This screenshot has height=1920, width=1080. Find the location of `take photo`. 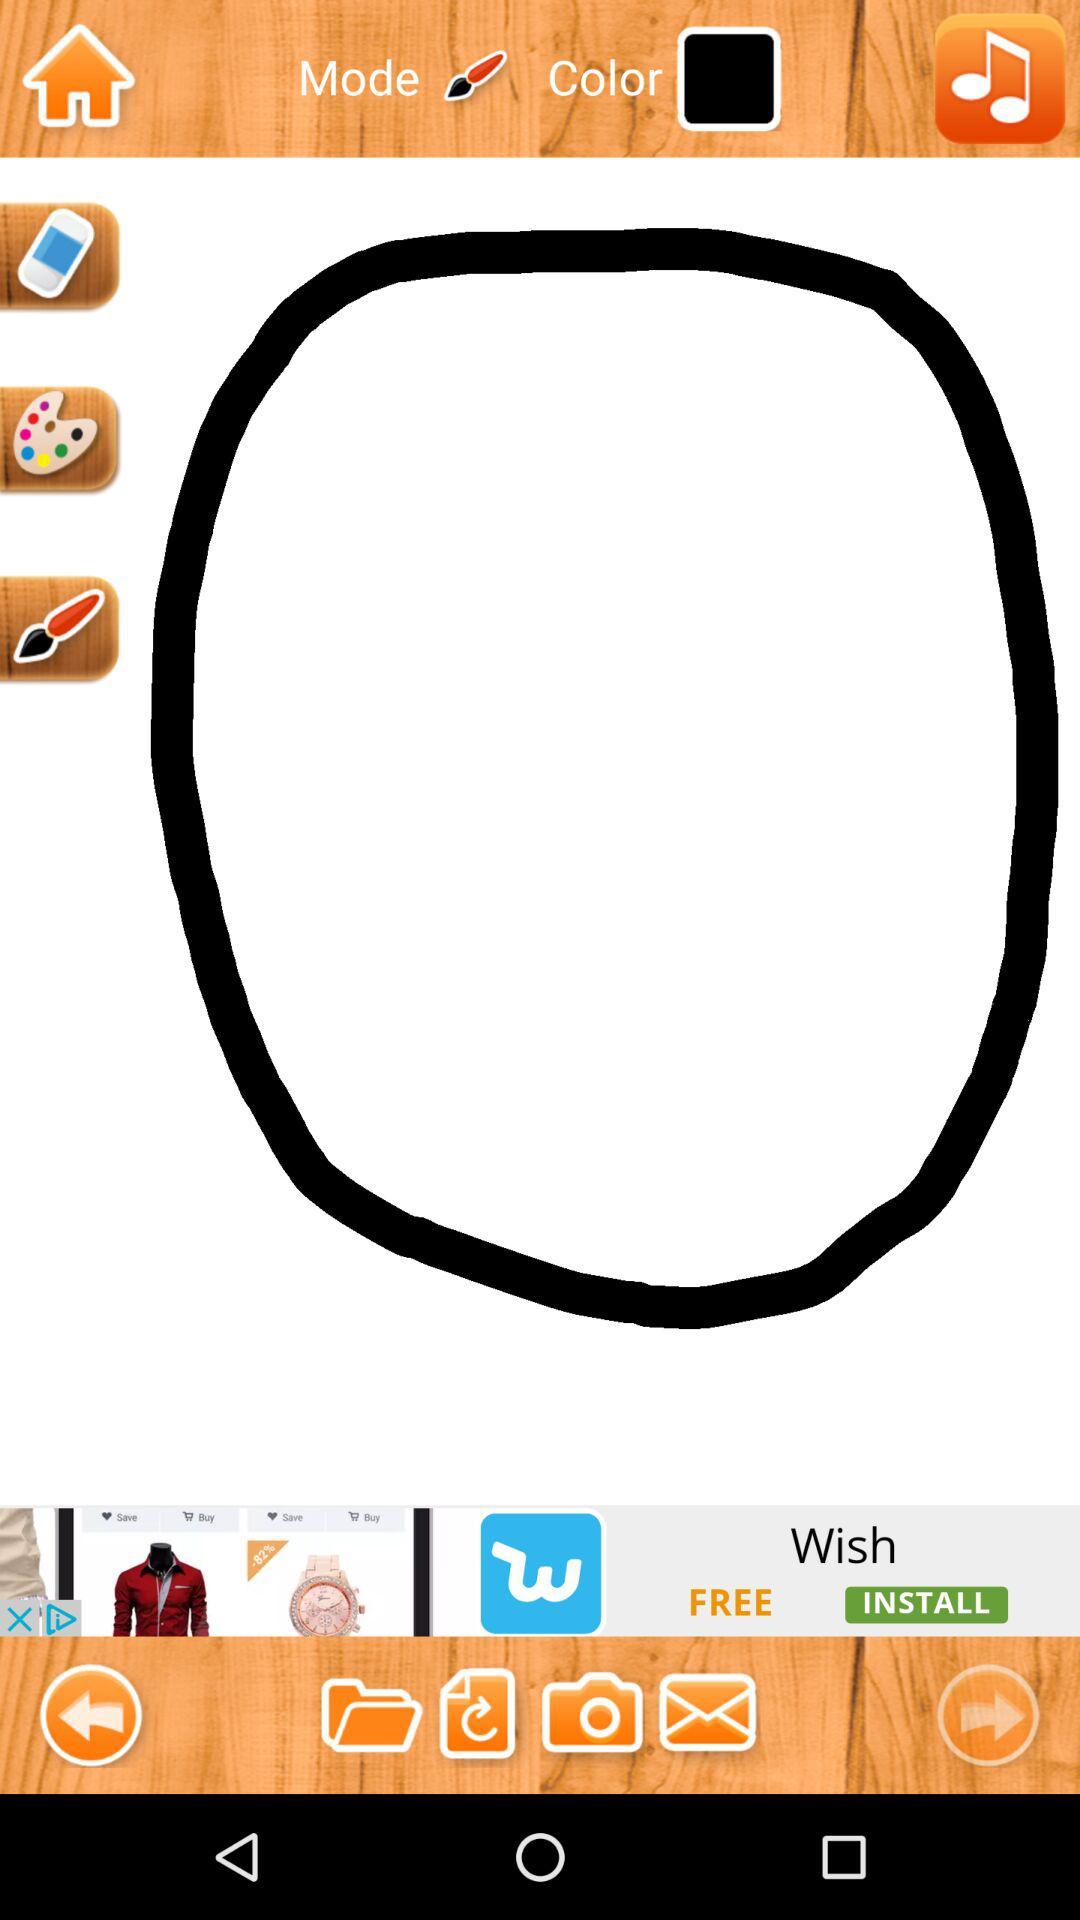

take photo is located at coordinates (591, 1714).